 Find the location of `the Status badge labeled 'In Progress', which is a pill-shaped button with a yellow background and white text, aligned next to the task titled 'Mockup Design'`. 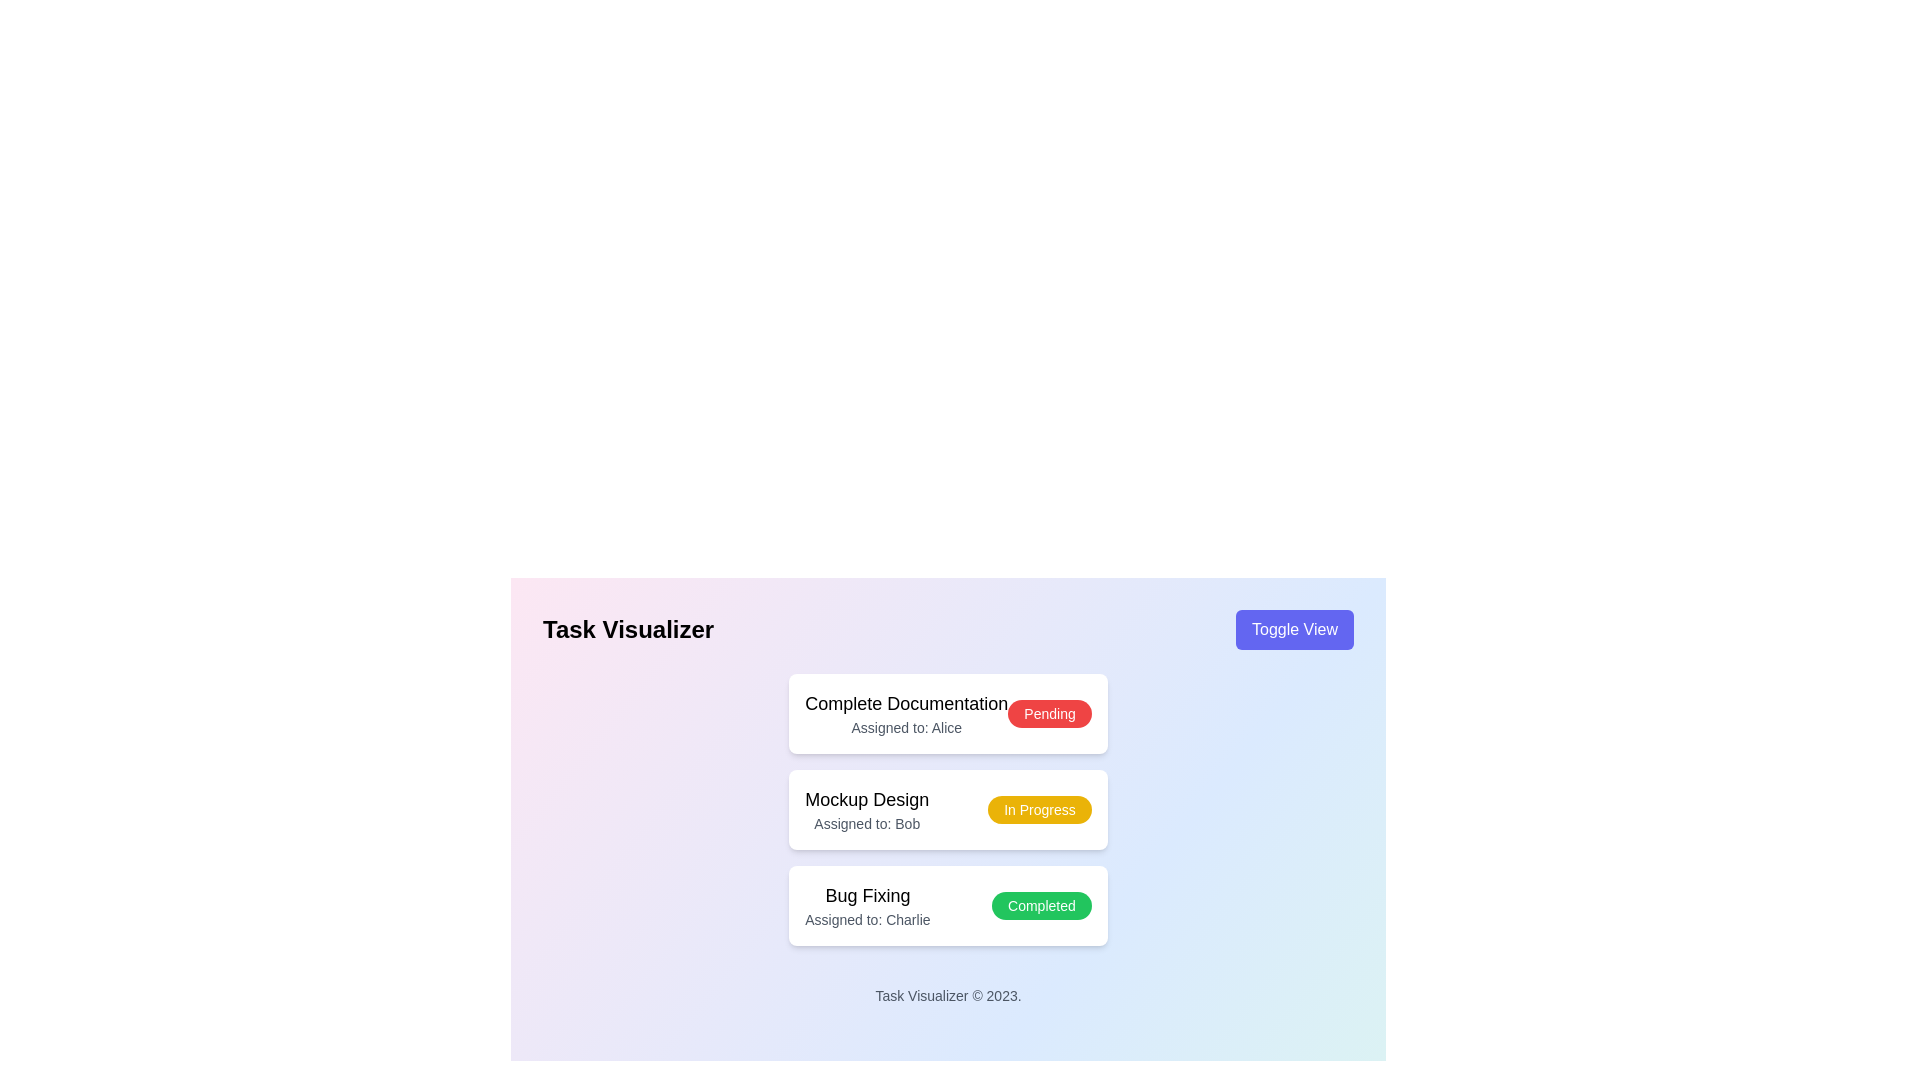

the Status badge labeled 'In Progress', which is a pill-shaped button with a yellow background and white text, aligned next to the task titled 'Mockup Design' is located at coordinates (1039, 810).